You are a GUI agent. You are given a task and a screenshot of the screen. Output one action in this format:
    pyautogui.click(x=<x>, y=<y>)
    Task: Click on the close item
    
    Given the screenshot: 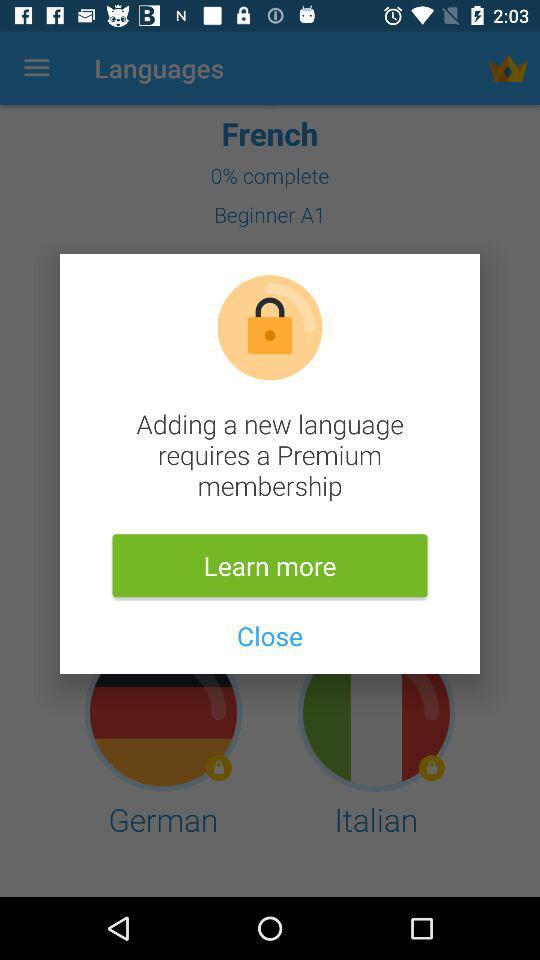 What is the action you would take?
    pyautogui.click(x=270, y=634)
    